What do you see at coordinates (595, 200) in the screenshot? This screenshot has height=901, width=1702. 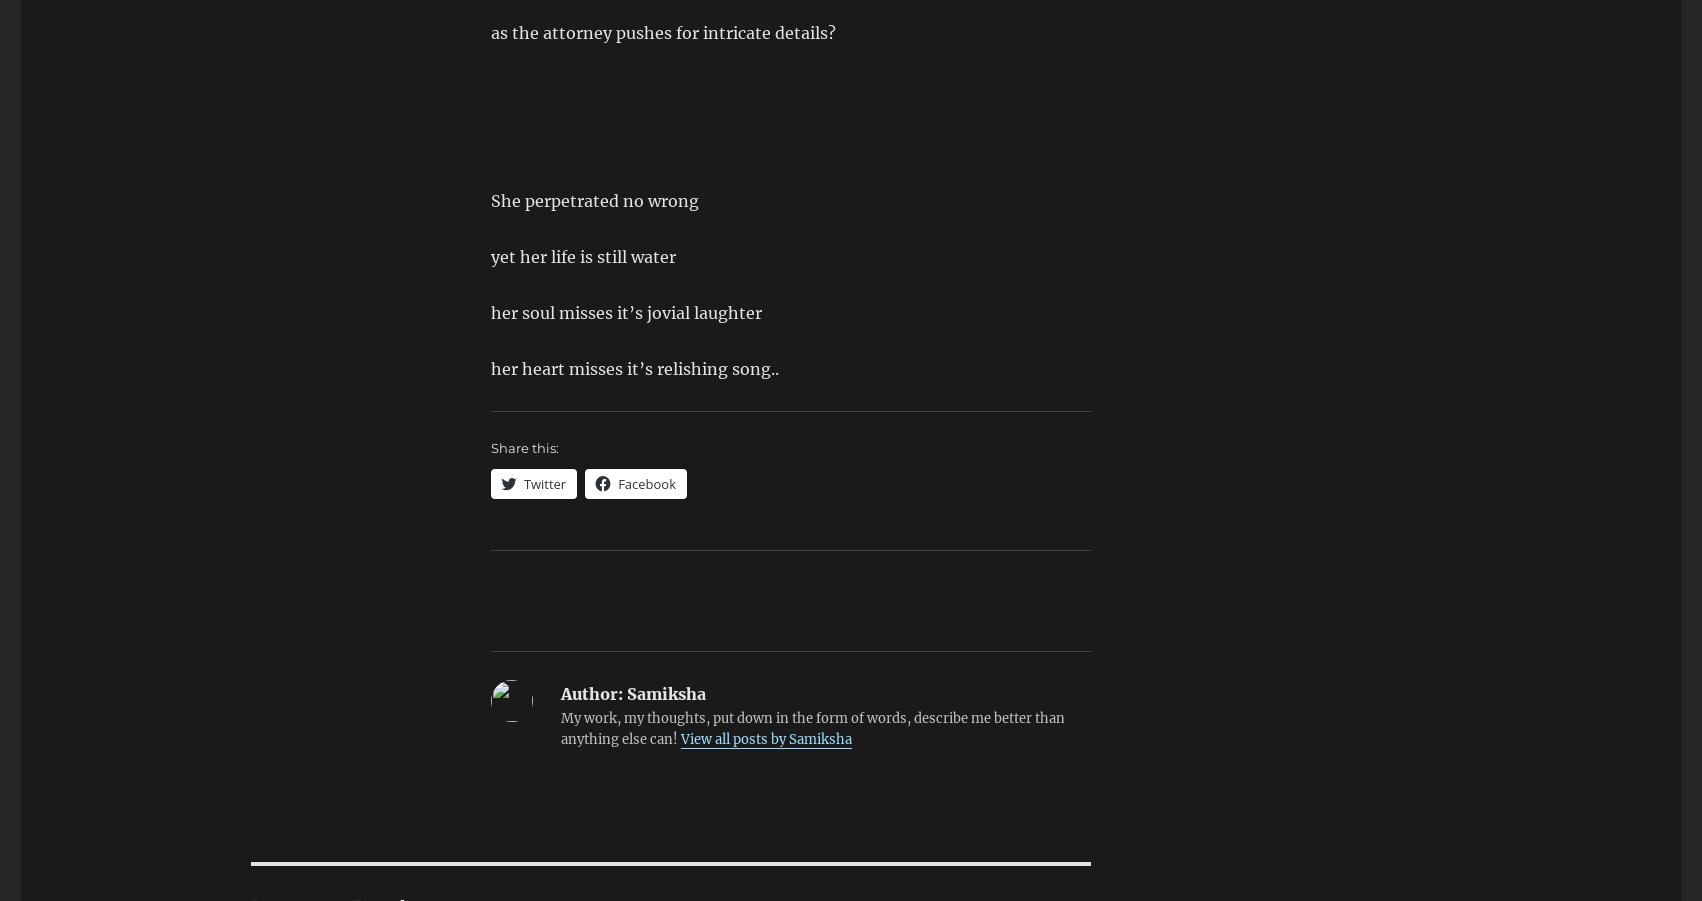 I see `'She perpetrated no wrong'` at bounding box center [595, 200].